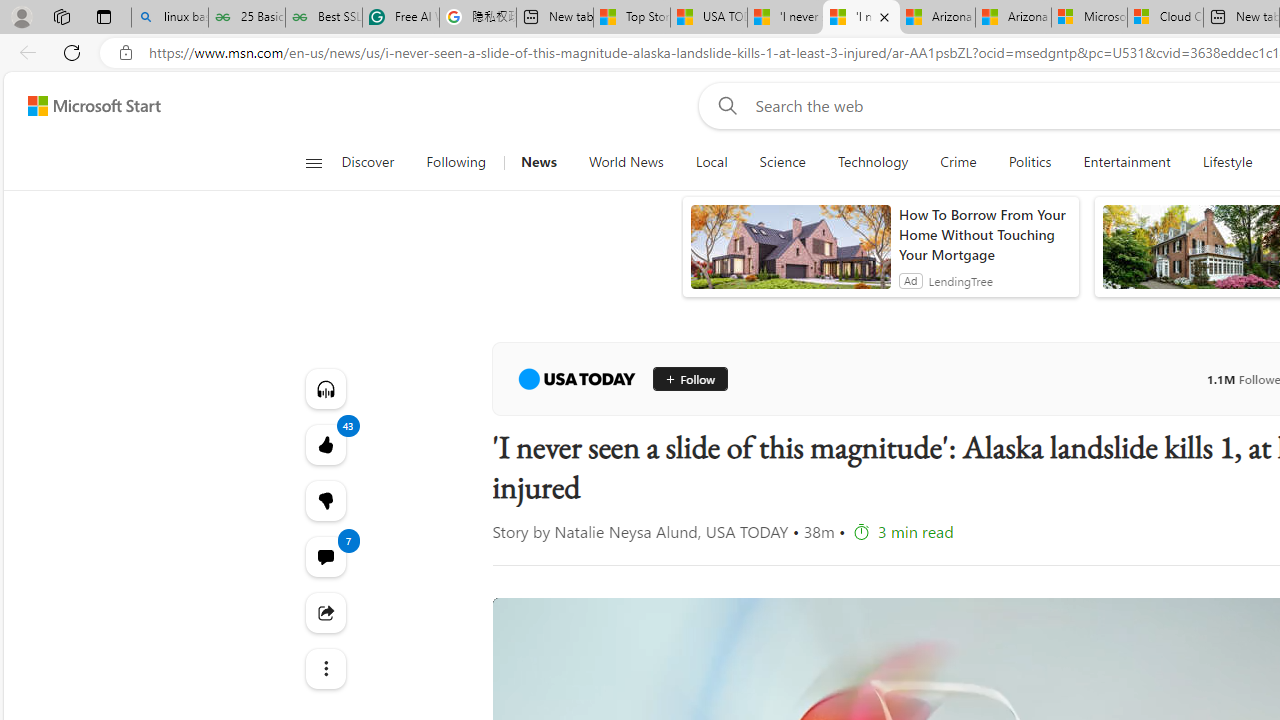  What do you see at coordinates (312, 162) in the screenshot?
I see `'Class: button-glyph'` at bounding box center [312, 162].